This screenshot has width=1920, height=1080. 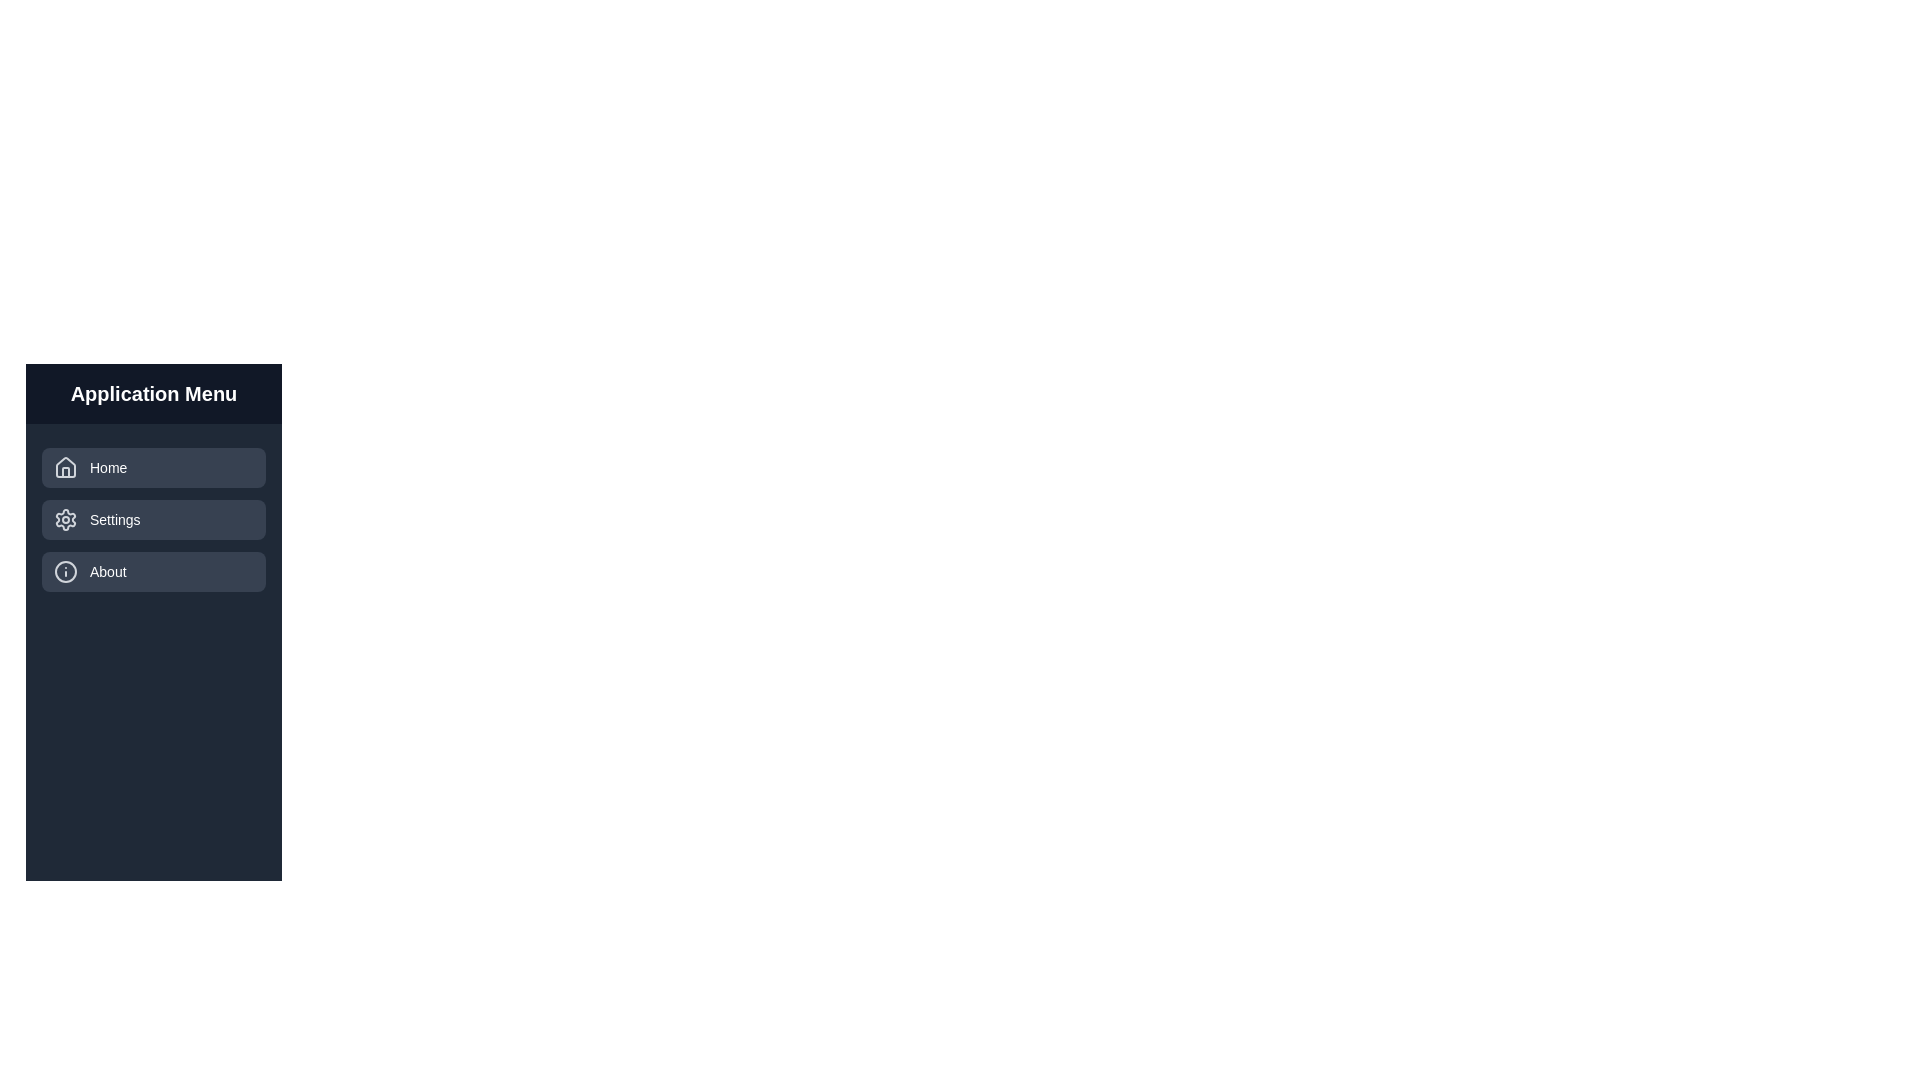 I want to click on the icon next to the Home menu item, so click(x=66, y=467).